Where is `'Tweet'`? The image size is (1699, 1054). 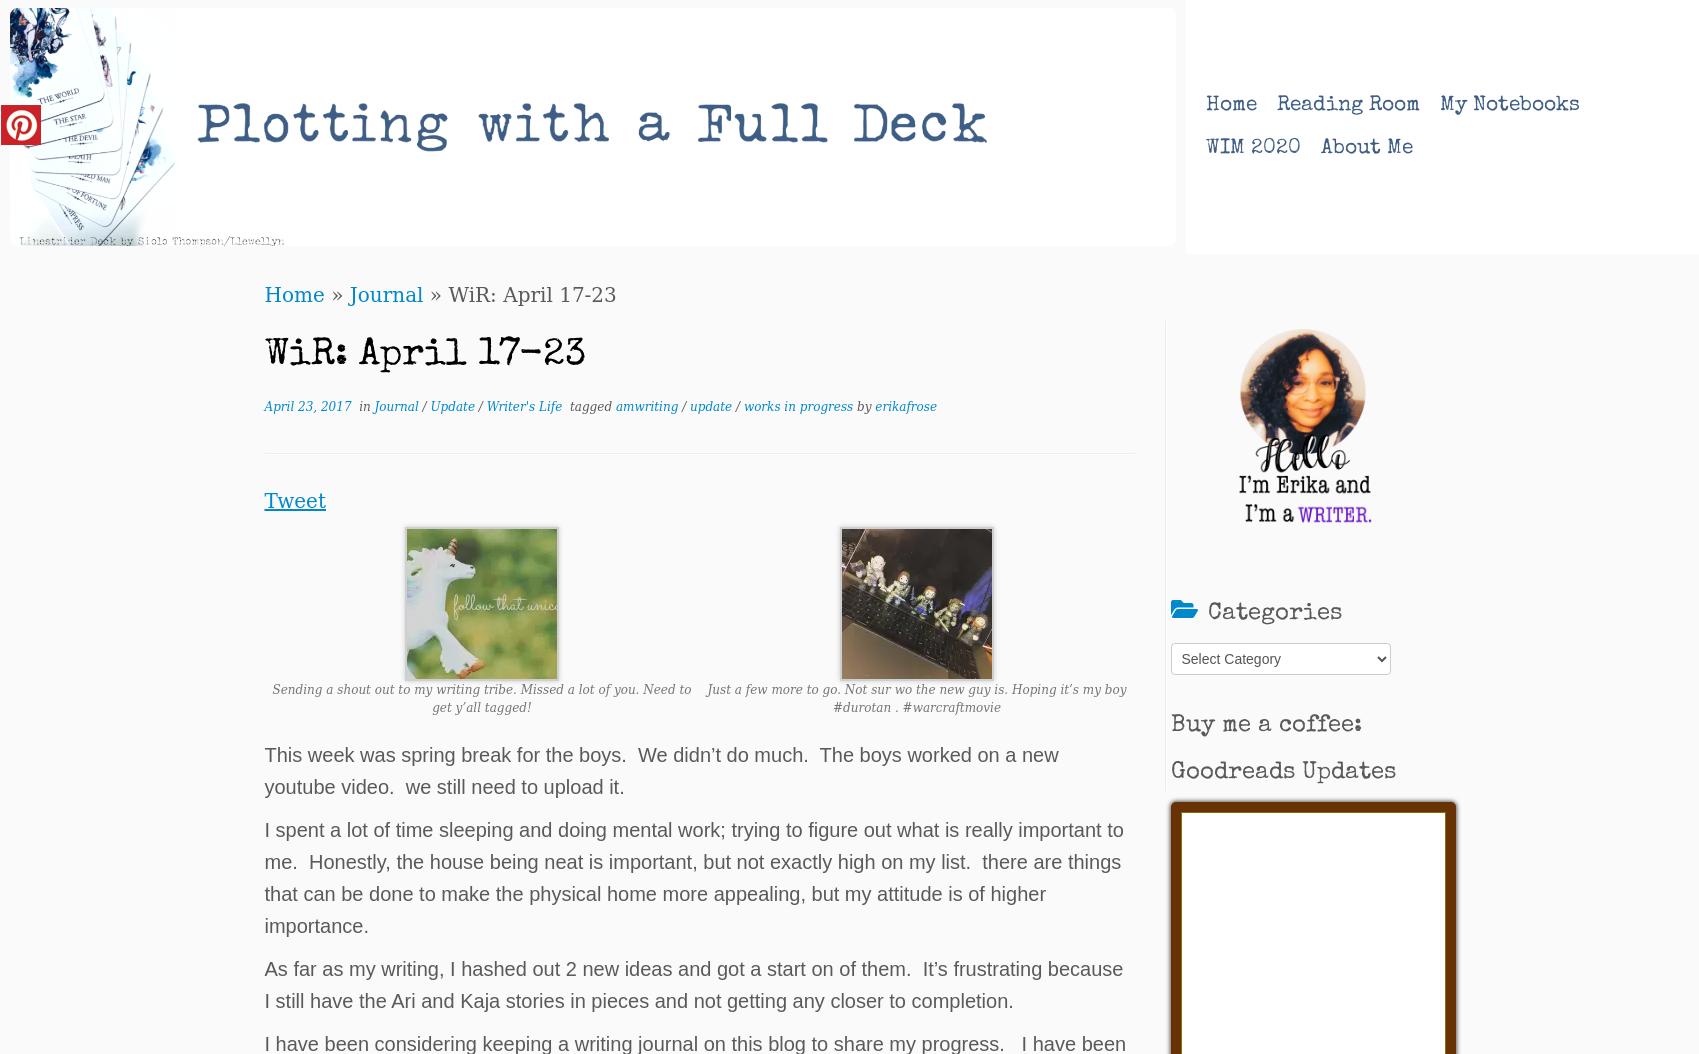
'Tweet' is located at coordinates (293, 499).